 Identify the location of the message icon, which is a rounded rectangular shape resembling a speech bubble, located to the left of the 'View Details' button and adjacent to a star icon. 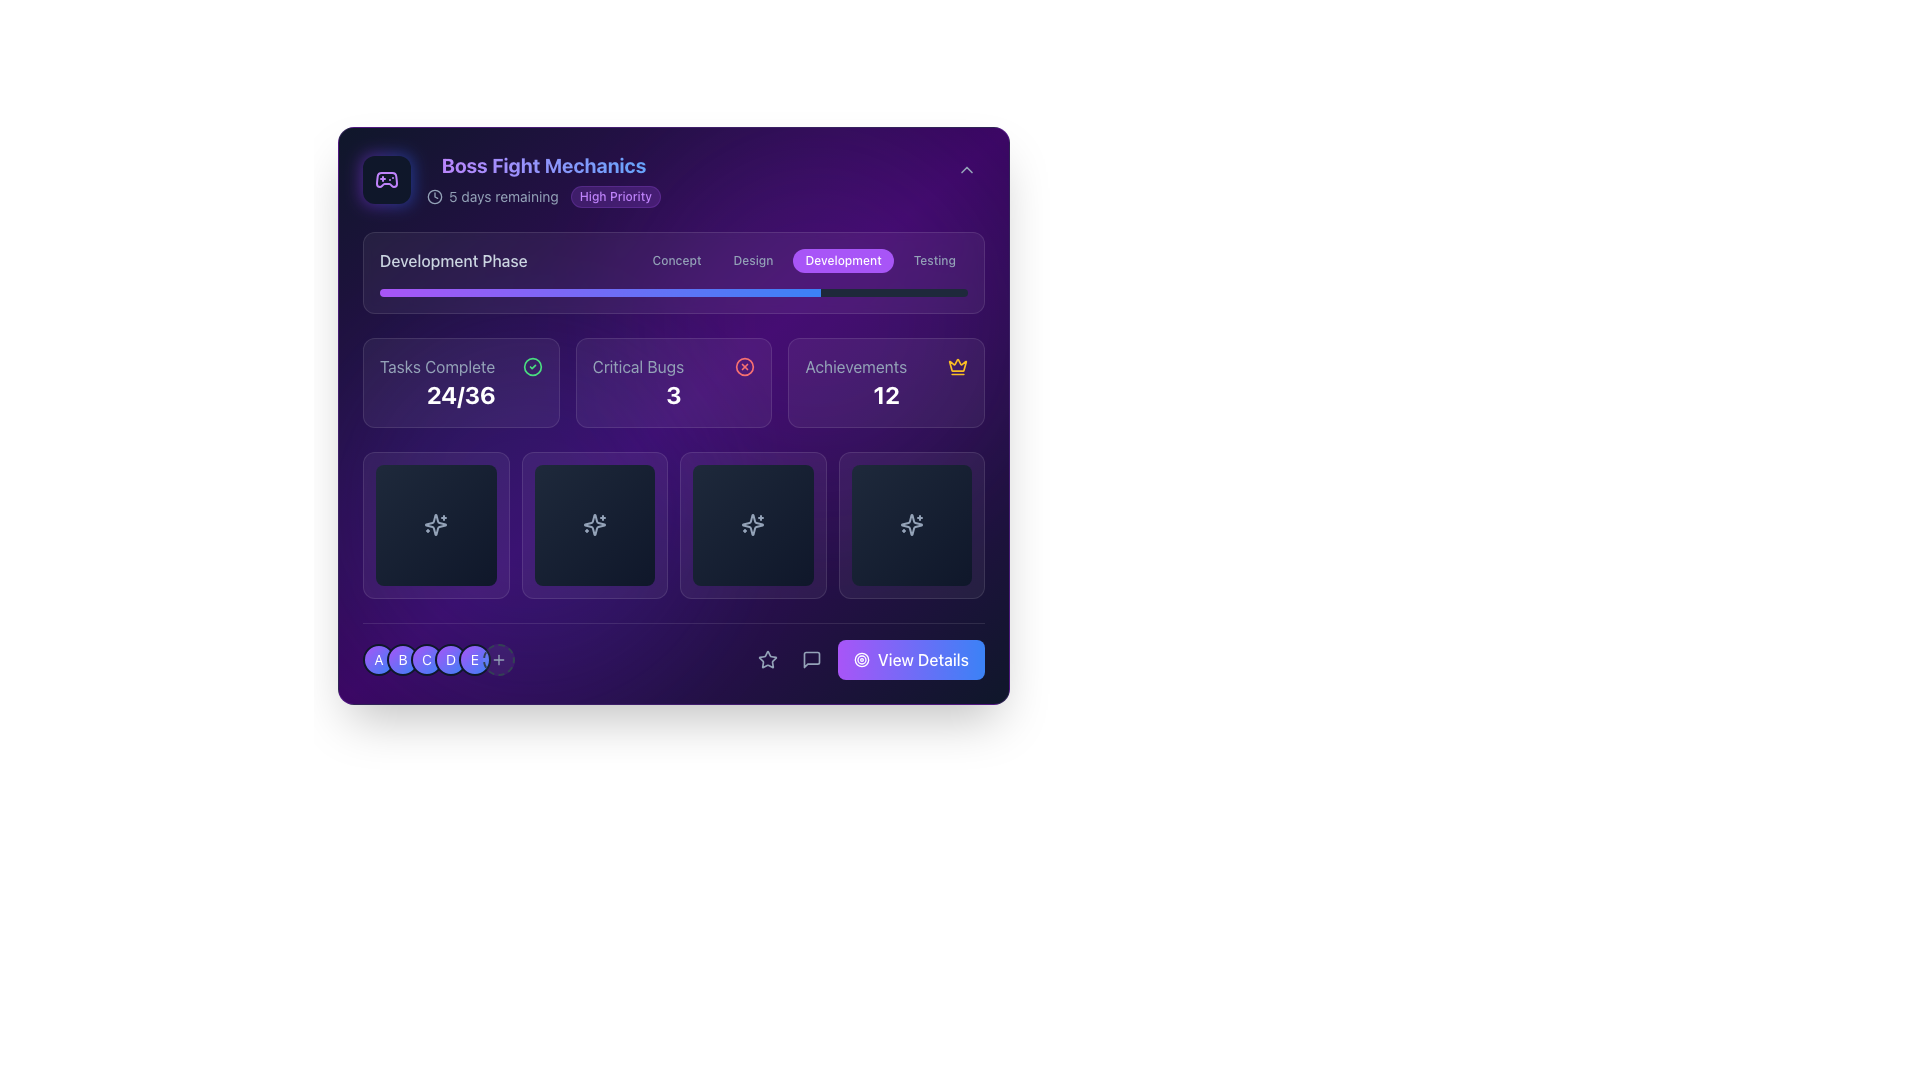
(811, 659).